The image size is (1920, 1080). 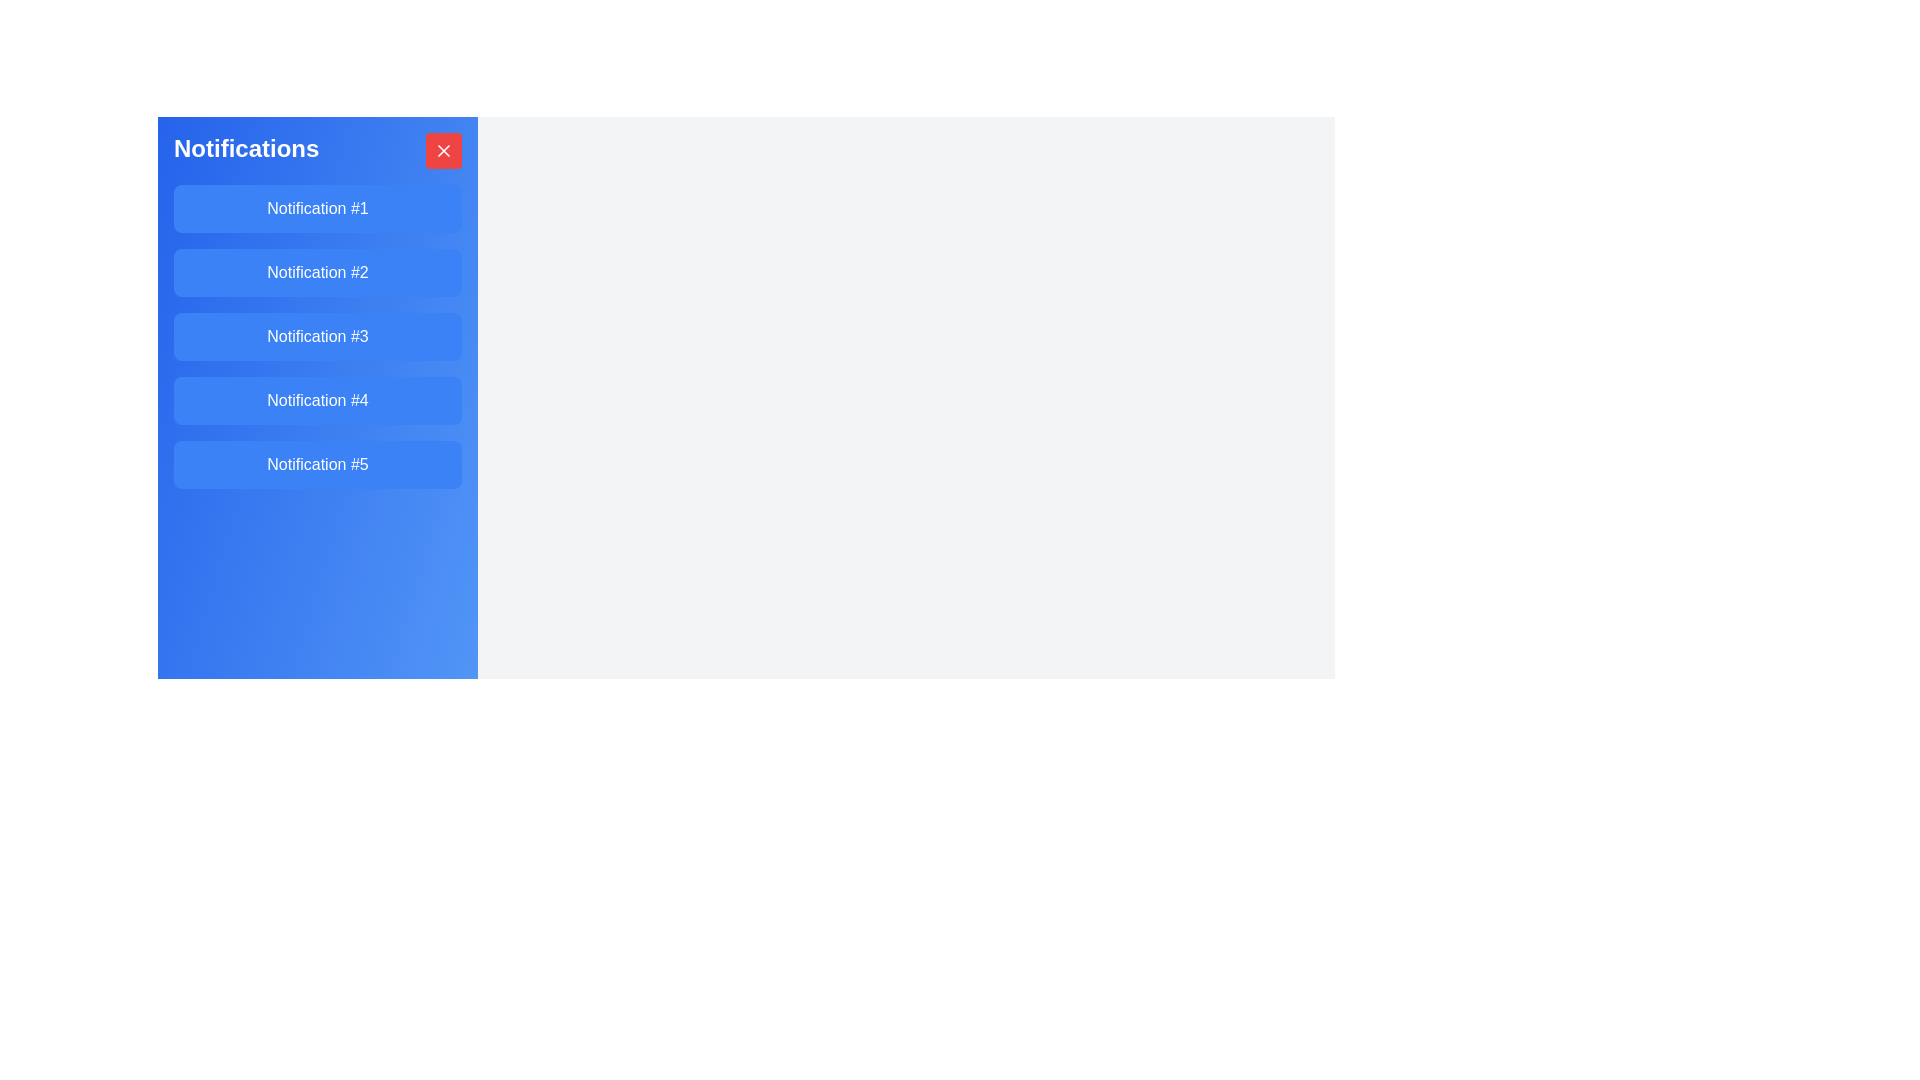 I want to click on close button to hide the notification drawer, so click(x=443, y=149).